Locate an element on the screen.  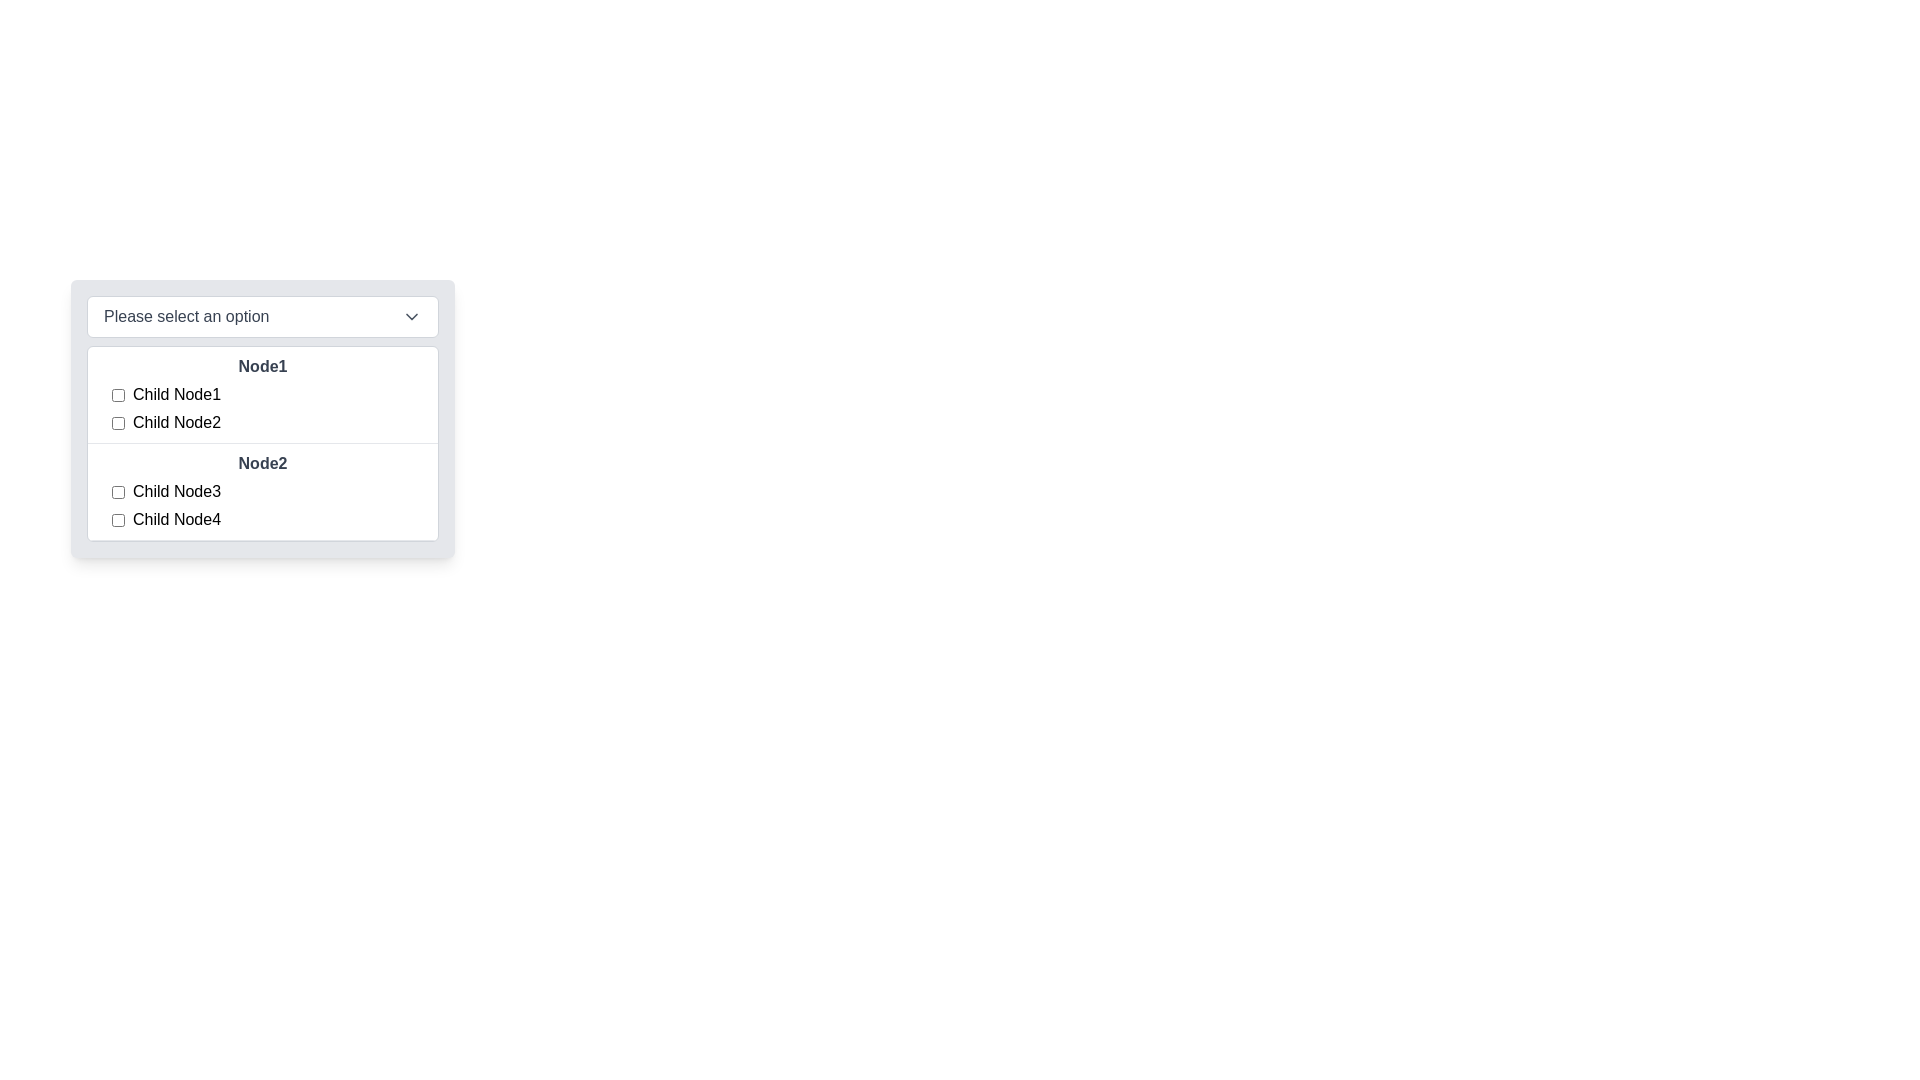
the dropdown menu with a white background that prompts 'Please select an option' is located at coordinates (262, 315).